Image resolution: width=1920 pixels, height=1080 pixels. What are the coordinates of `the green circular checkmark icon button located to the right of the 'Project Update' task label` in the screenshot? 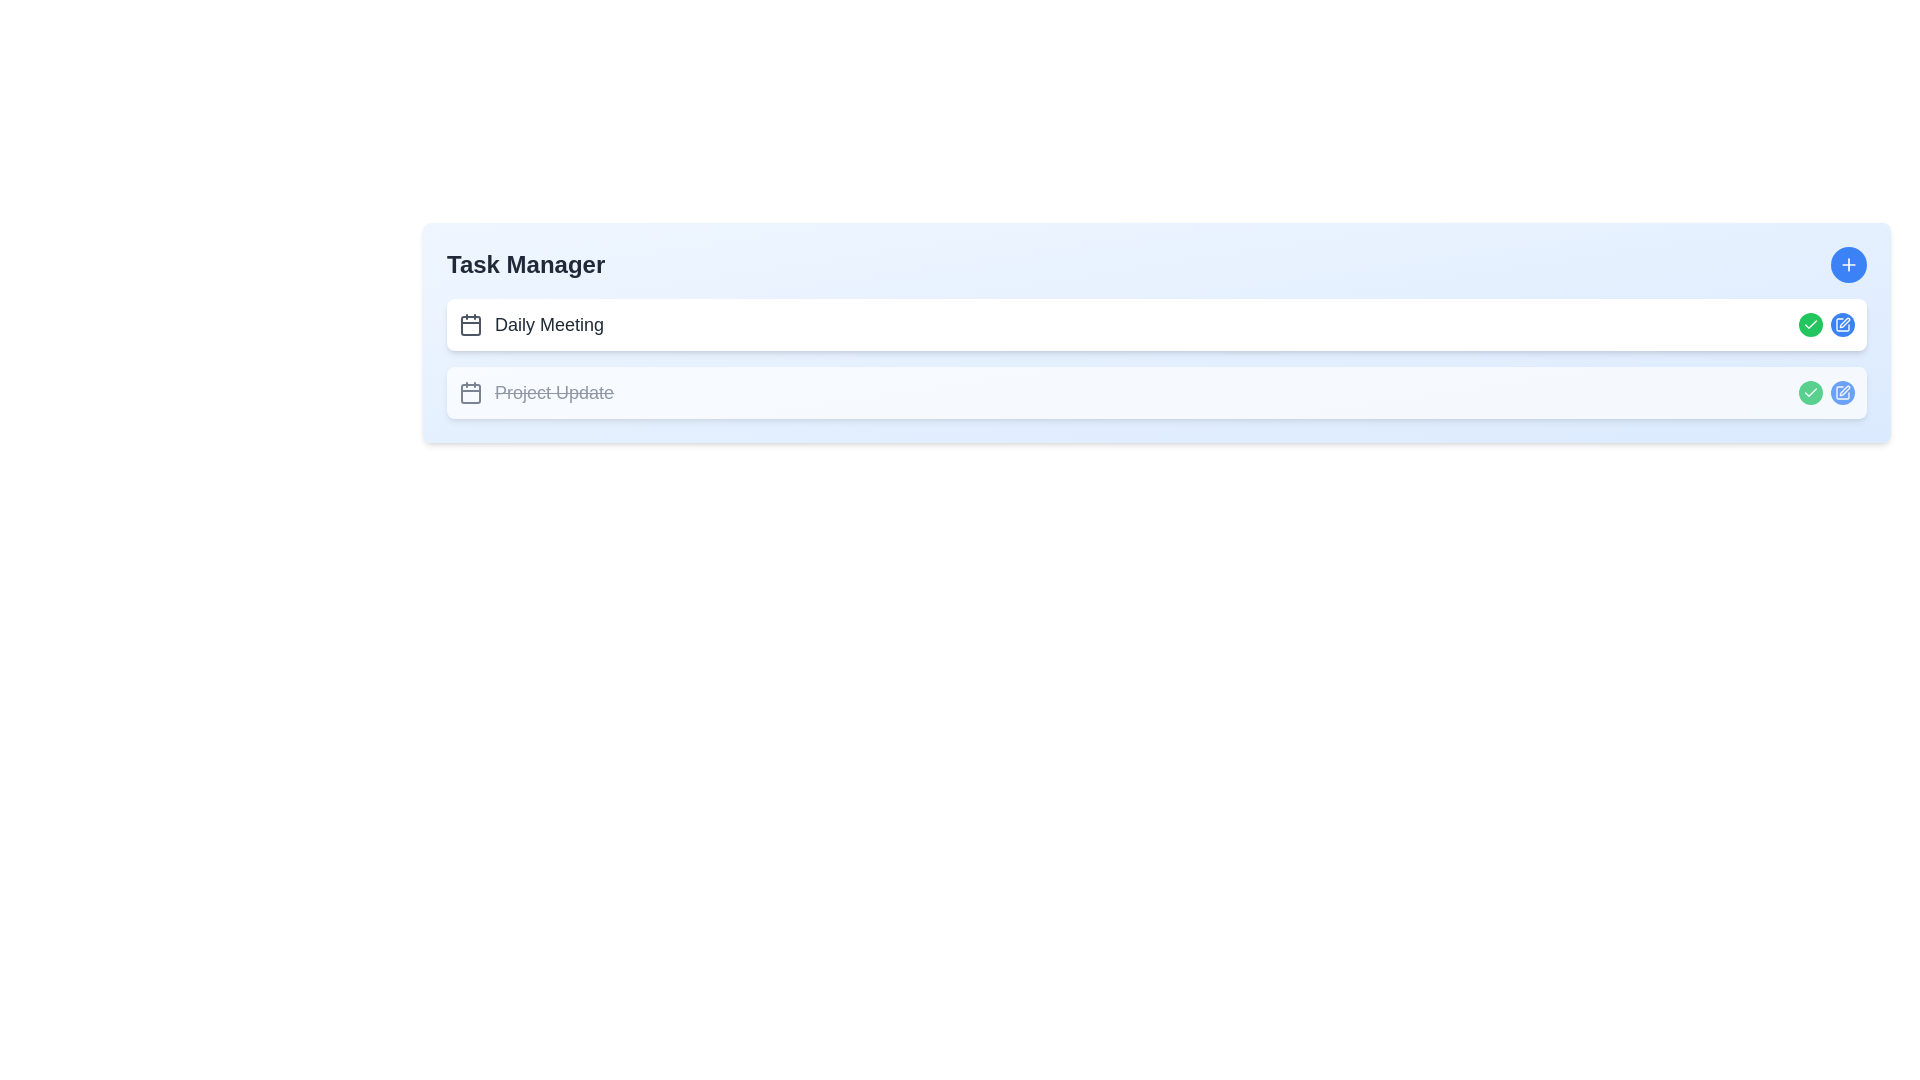 It's located at (1810, 323).